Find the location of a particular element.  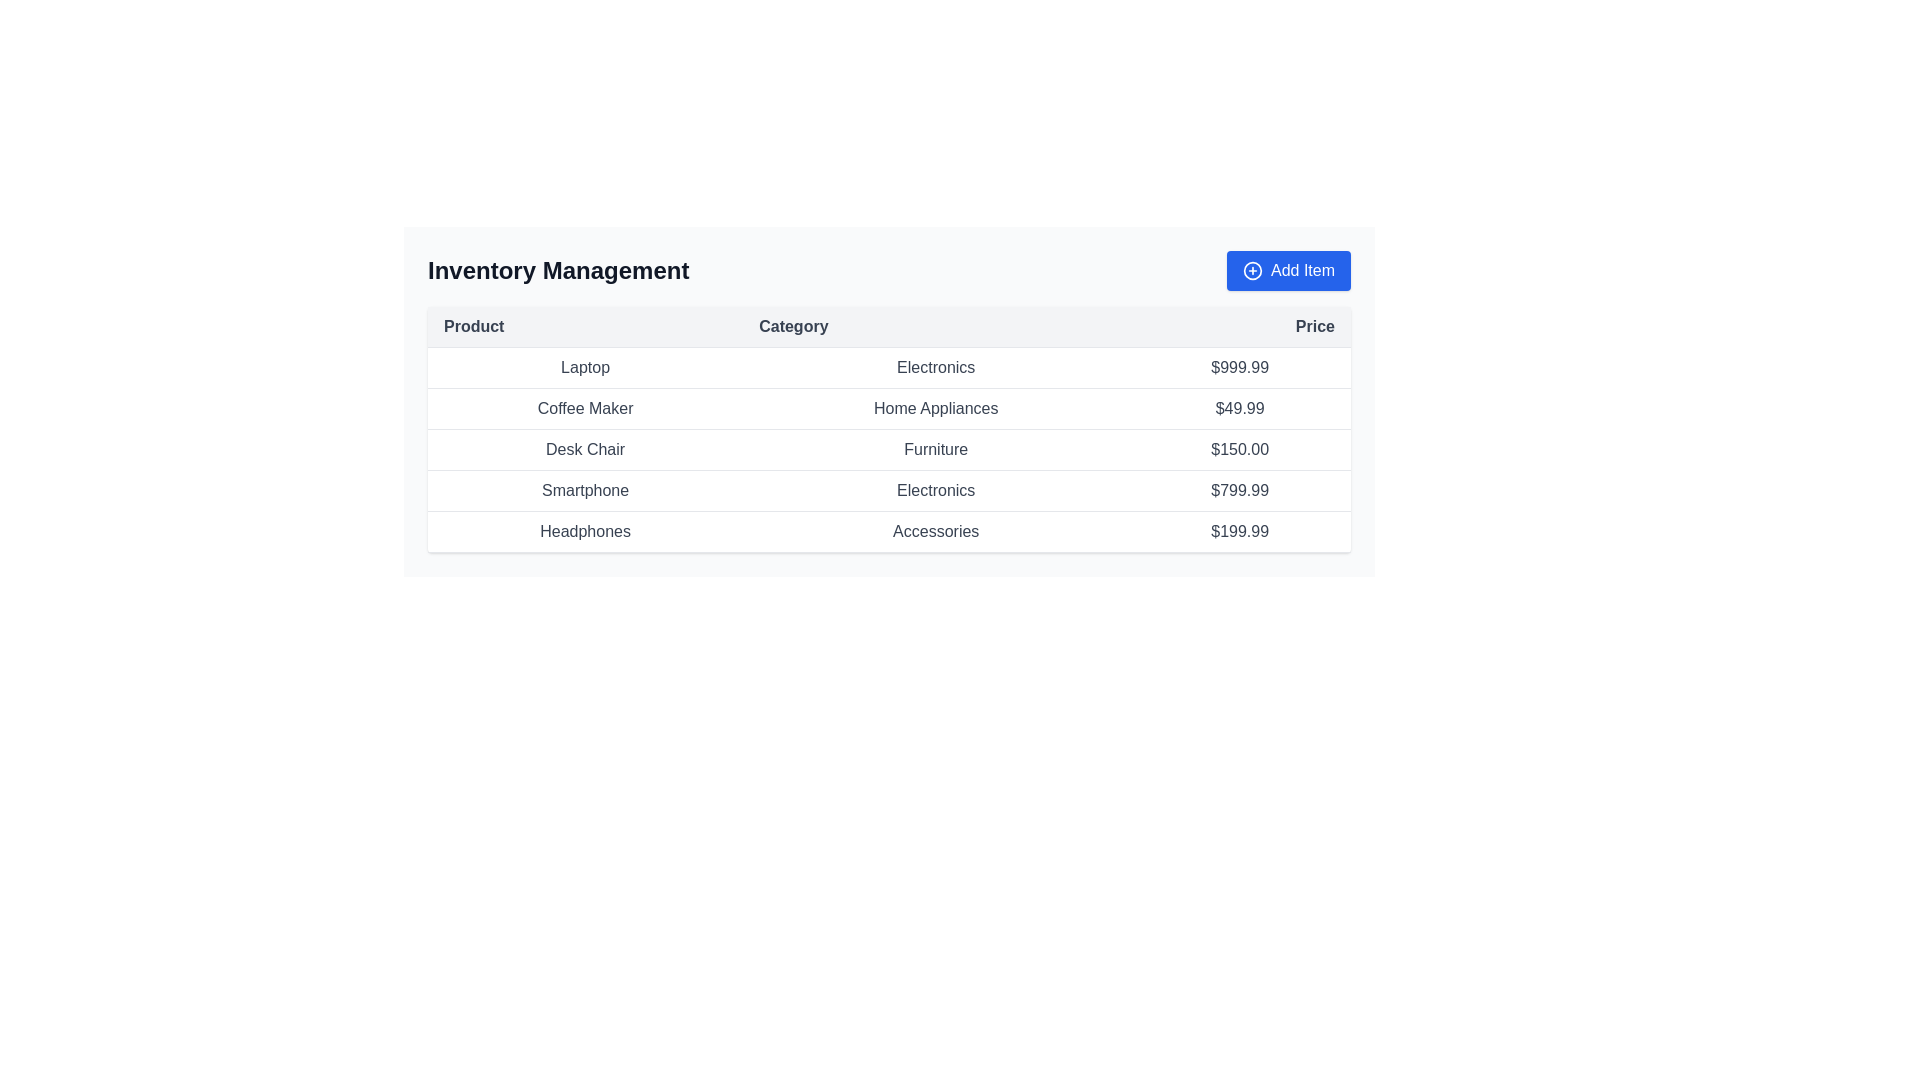

displayed text 'Accessories' located in the 'Category' column of the table, aligned with the 'Product' 'Headphones' is located at coordinates (935, 531).